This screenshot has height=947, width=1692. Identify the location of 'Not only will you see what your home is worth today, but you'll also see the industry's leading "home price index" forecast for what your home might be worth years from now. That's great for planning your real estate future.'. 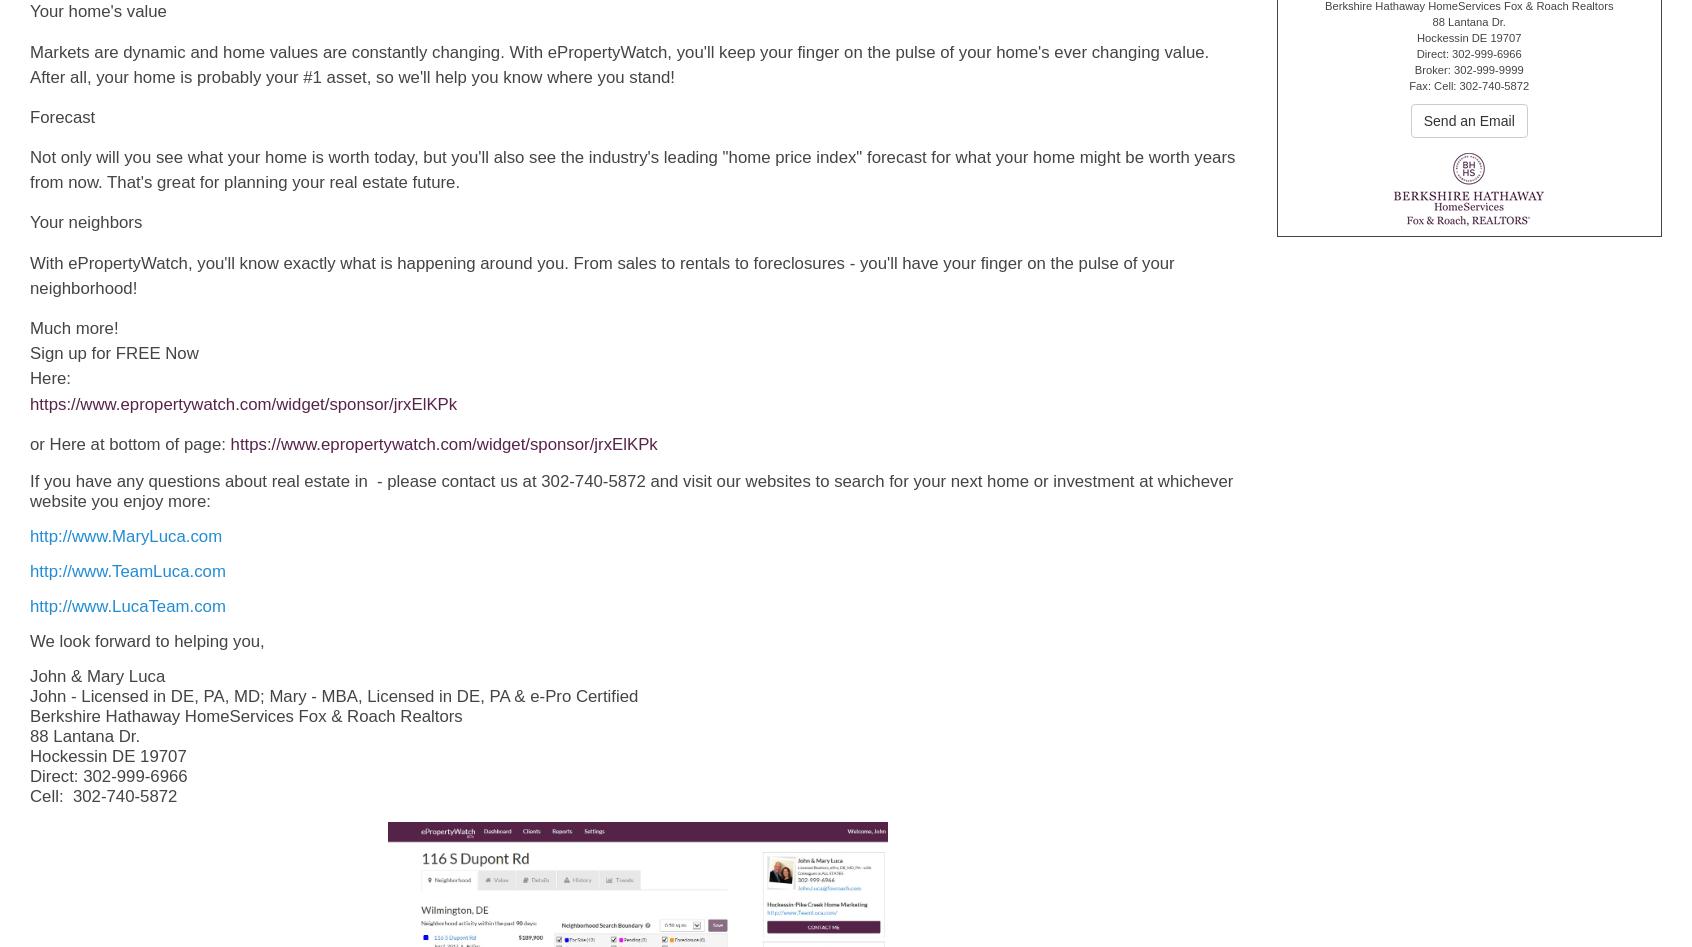
(28, 168).